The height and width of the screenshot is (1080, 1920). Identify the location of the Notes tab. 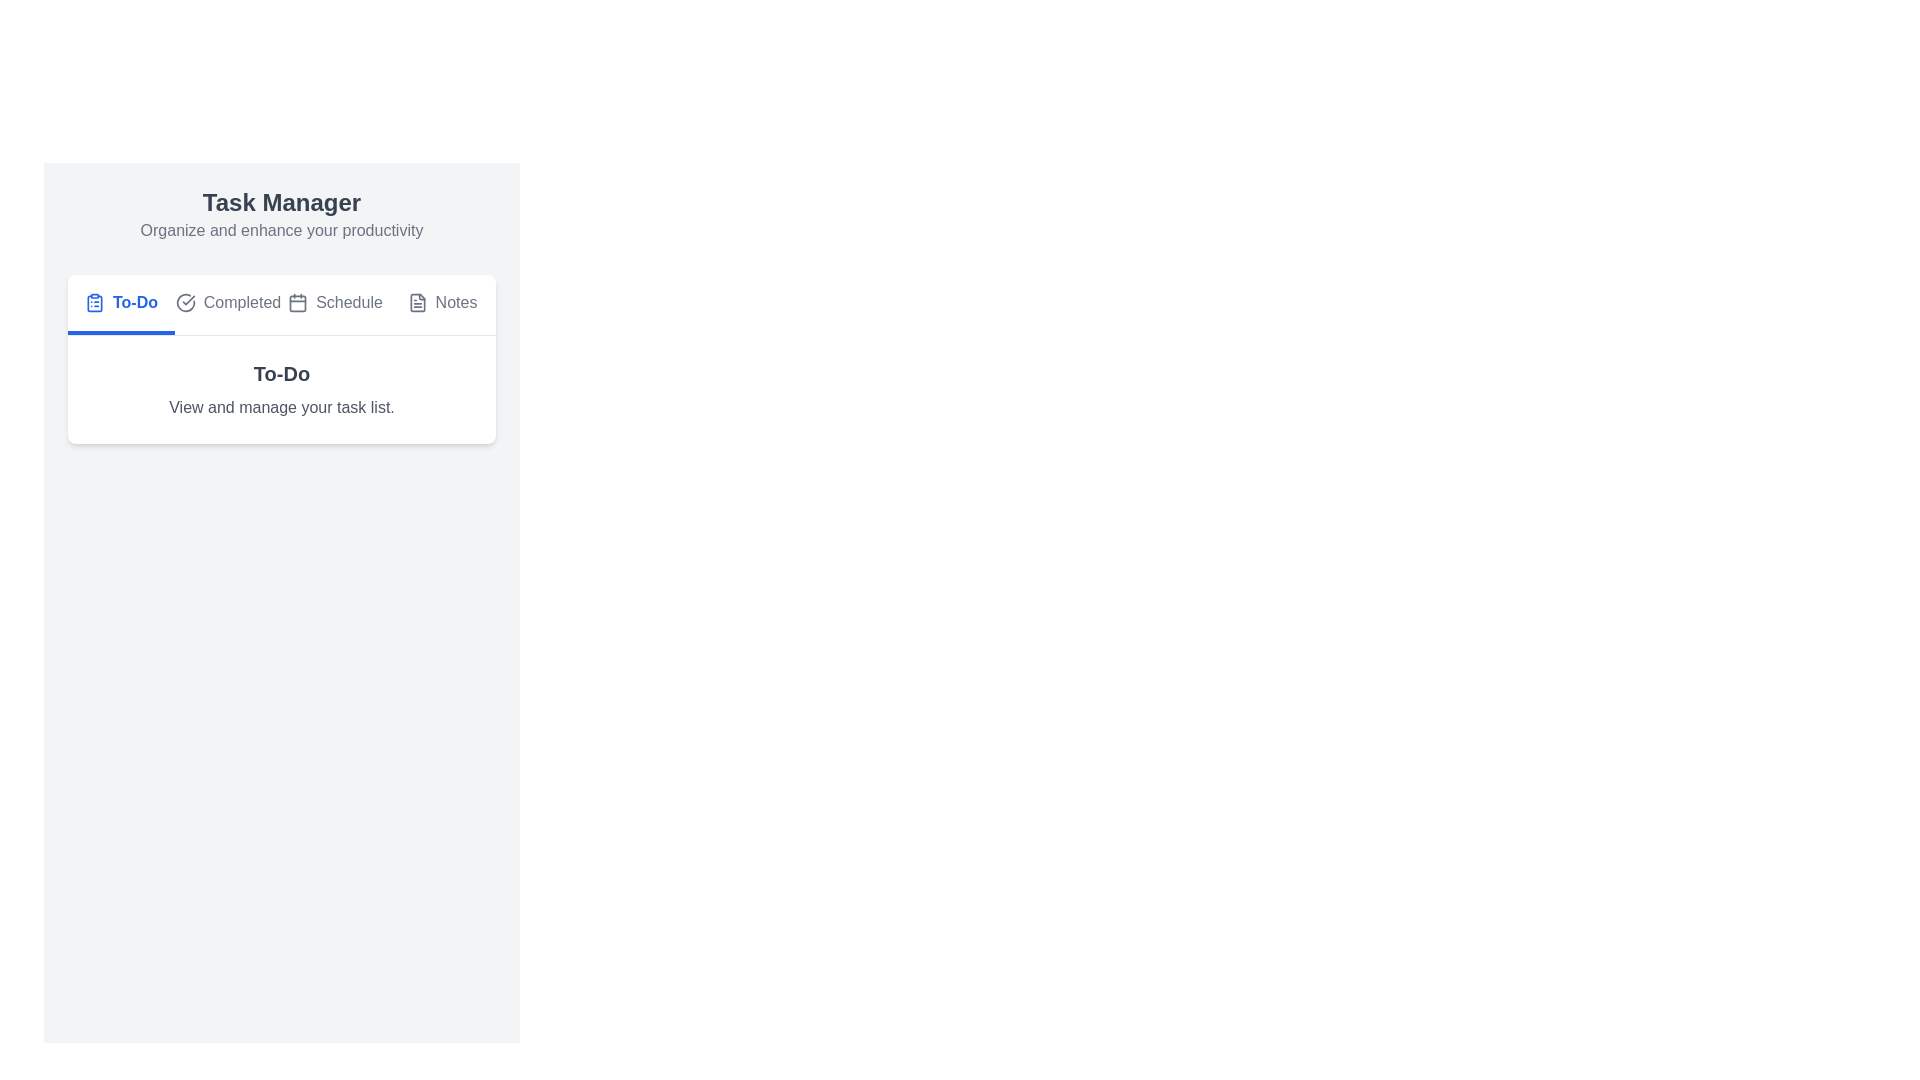
(441, 304).